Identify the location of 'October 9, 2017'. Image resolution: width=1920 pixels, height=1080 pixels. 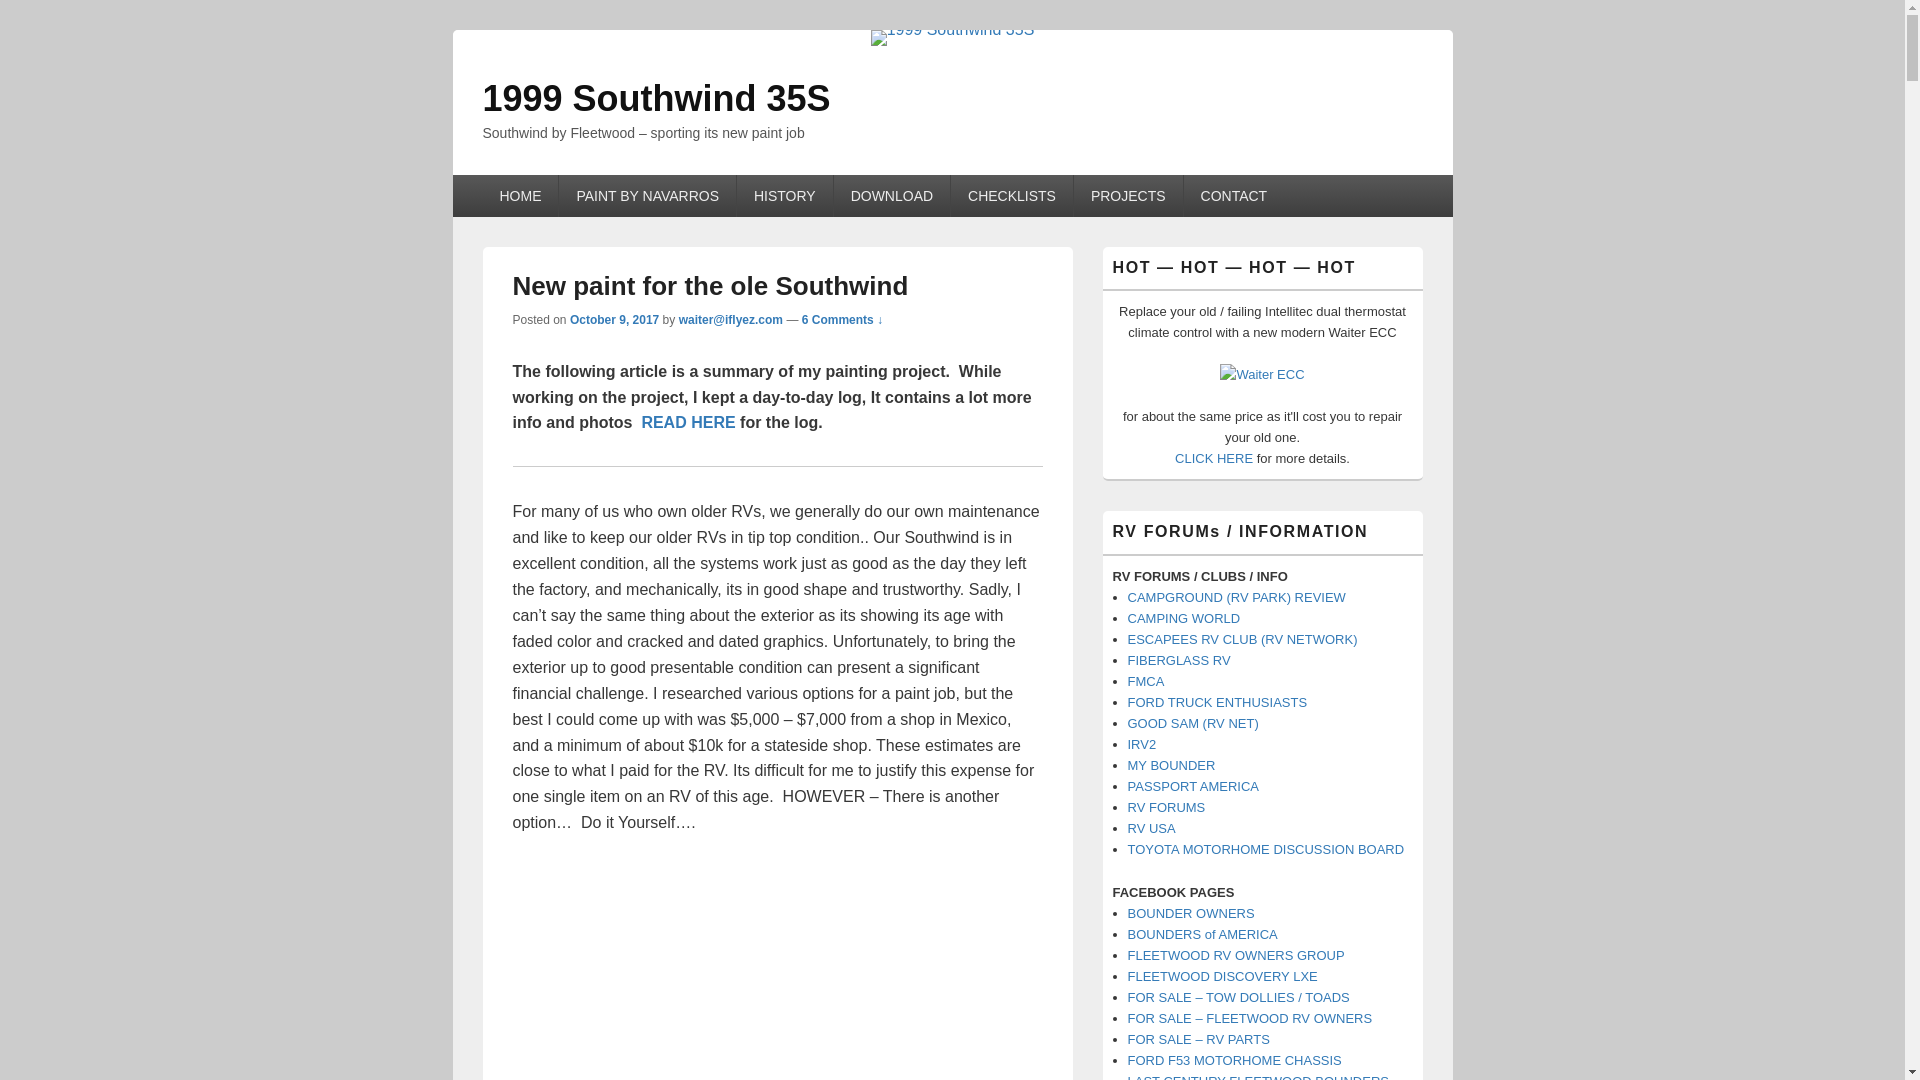
(613, 319).